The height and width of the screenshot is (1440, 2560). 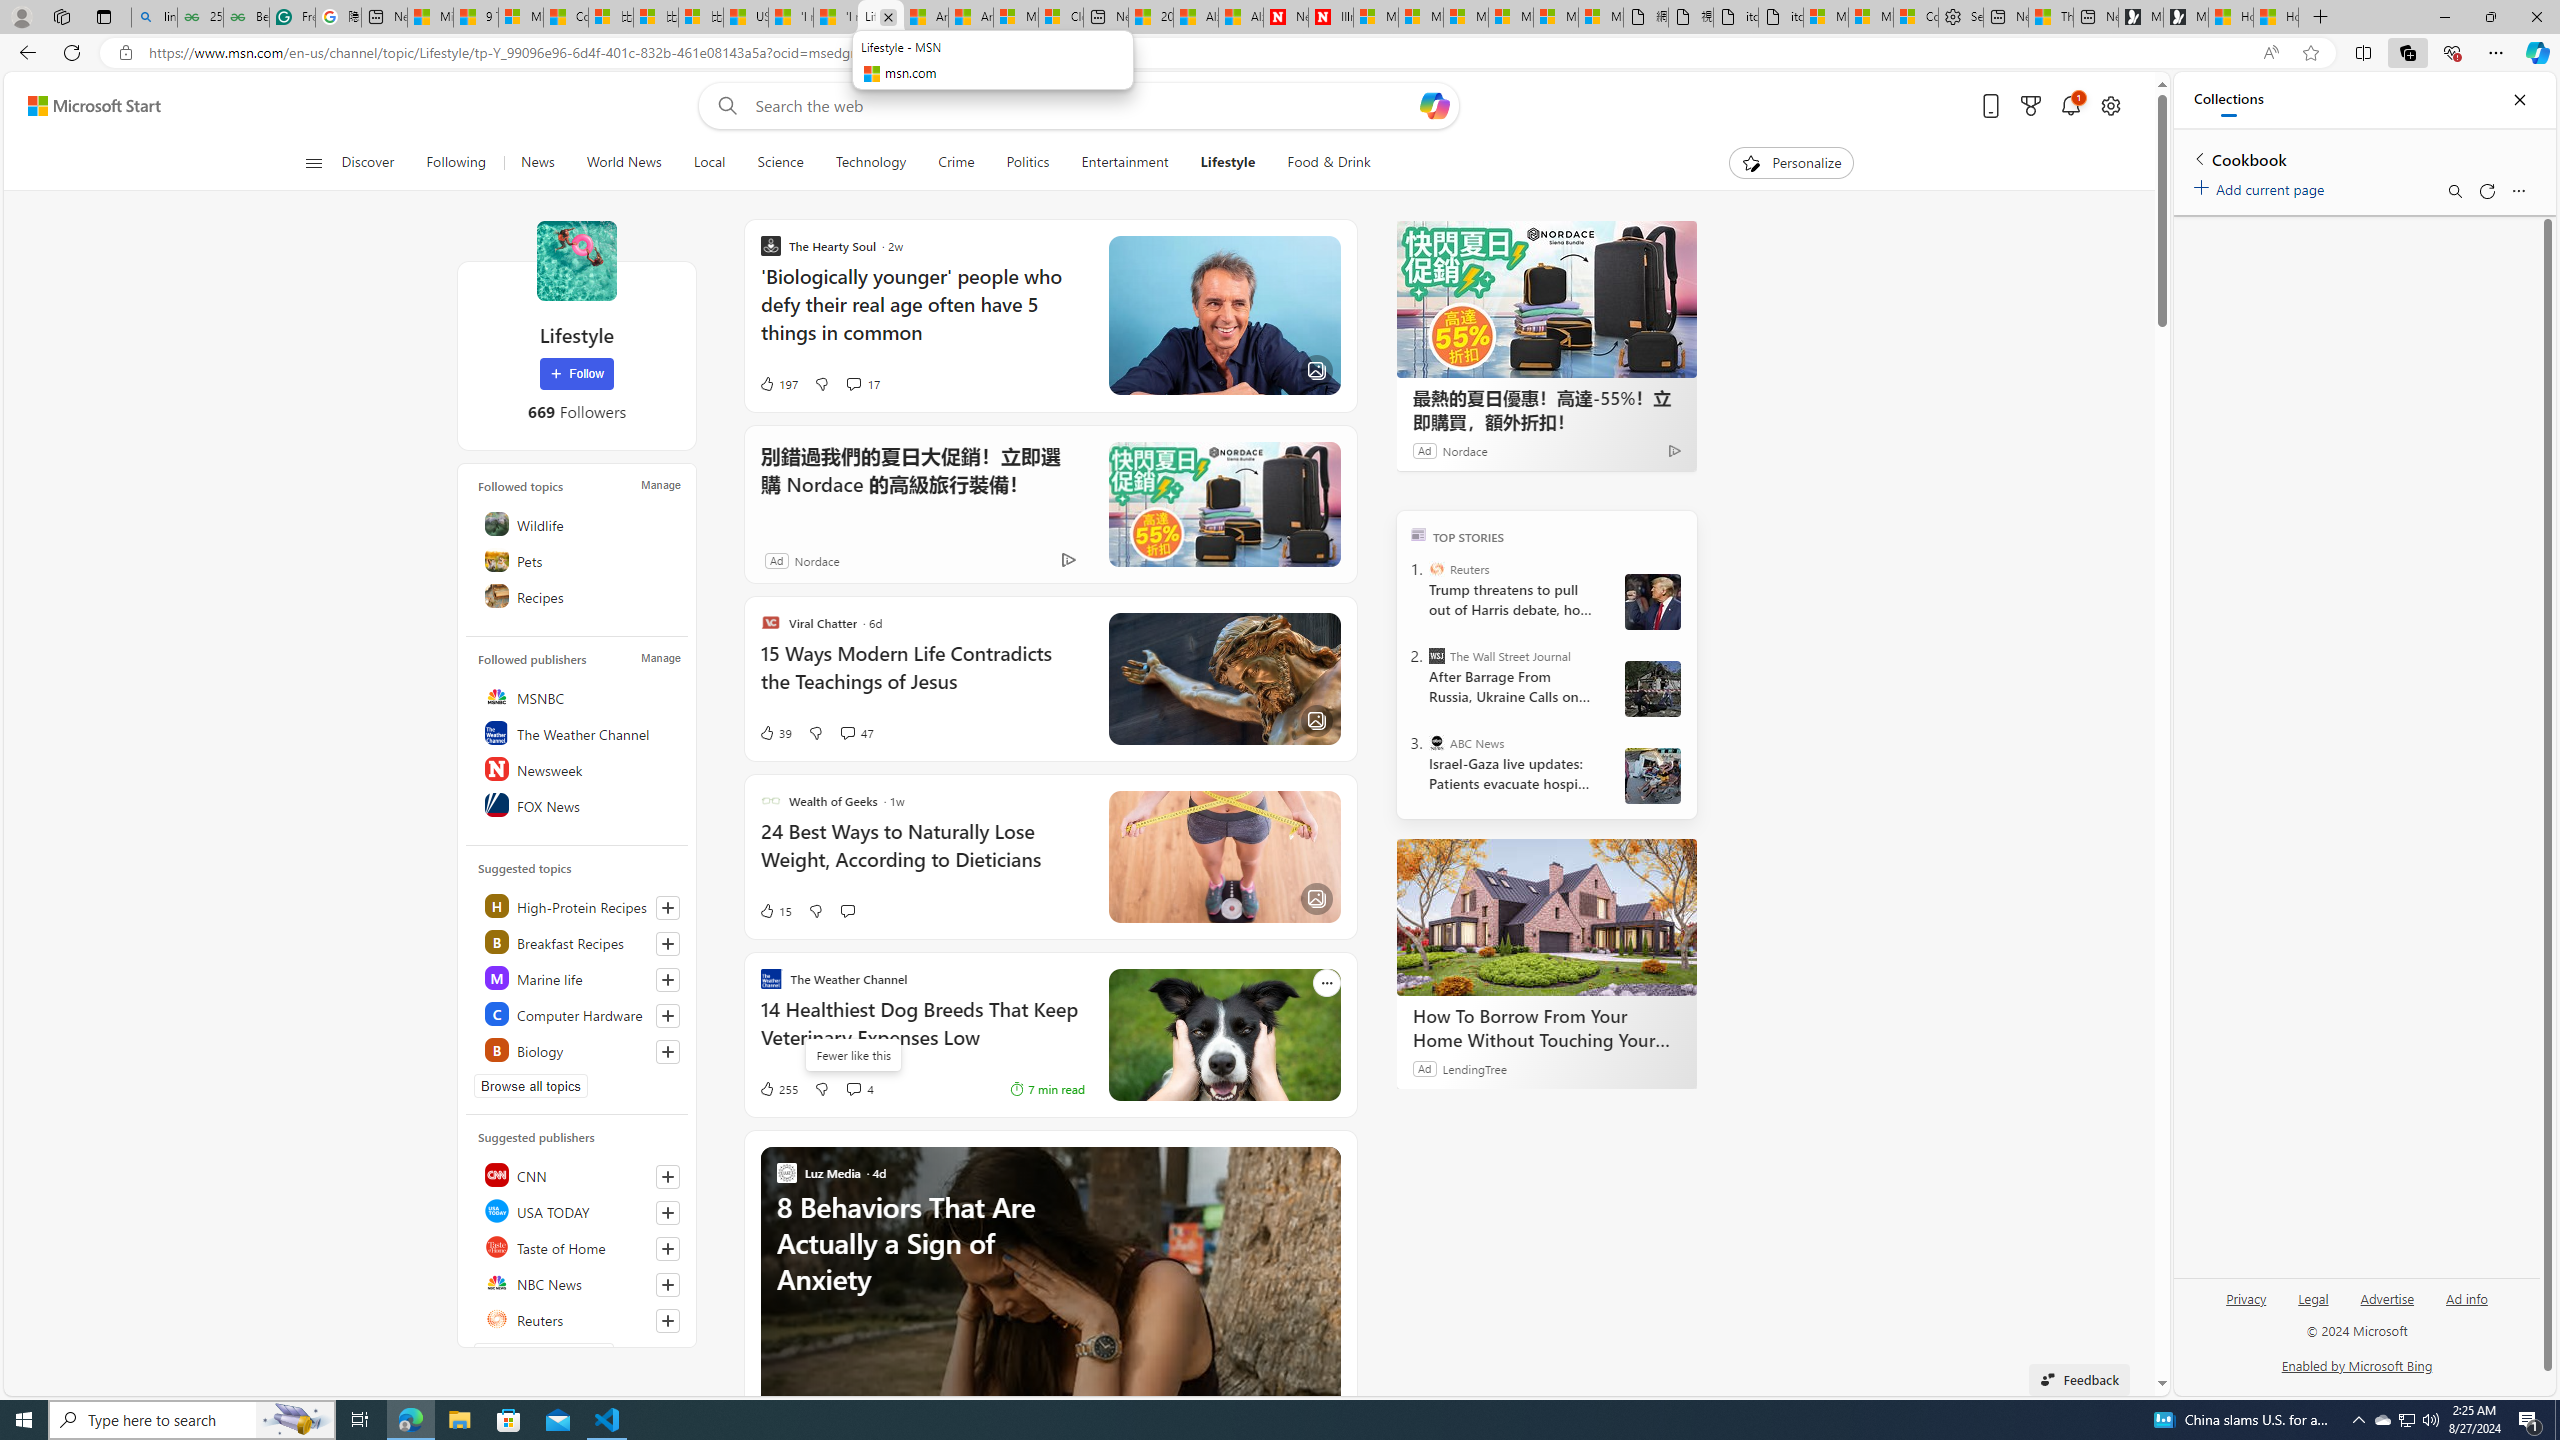 I want to click on 'Skip to footer', so click(x=81, y=104).